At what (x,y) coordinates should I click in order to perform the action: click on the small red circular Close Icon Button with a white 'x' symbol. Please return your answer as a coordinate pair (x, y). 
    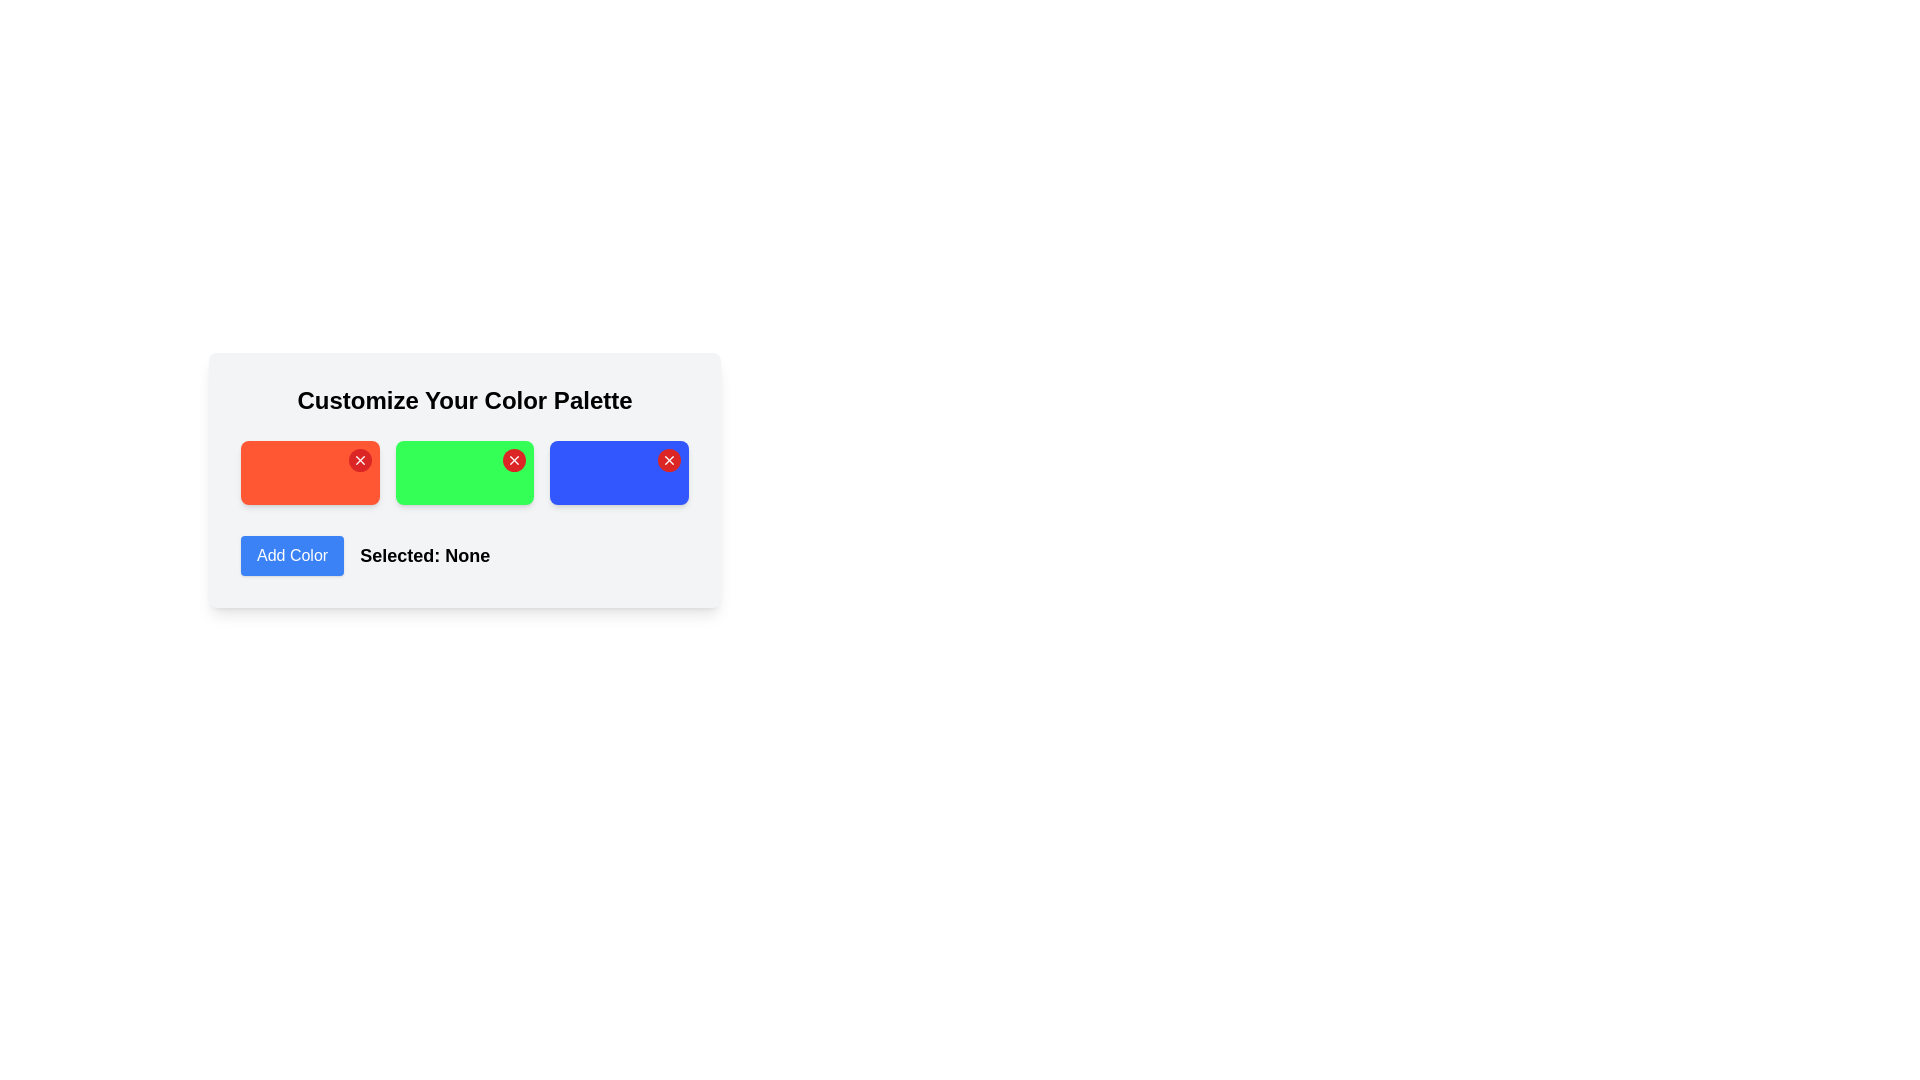
    Looking at the image, I should click on (514, 460).